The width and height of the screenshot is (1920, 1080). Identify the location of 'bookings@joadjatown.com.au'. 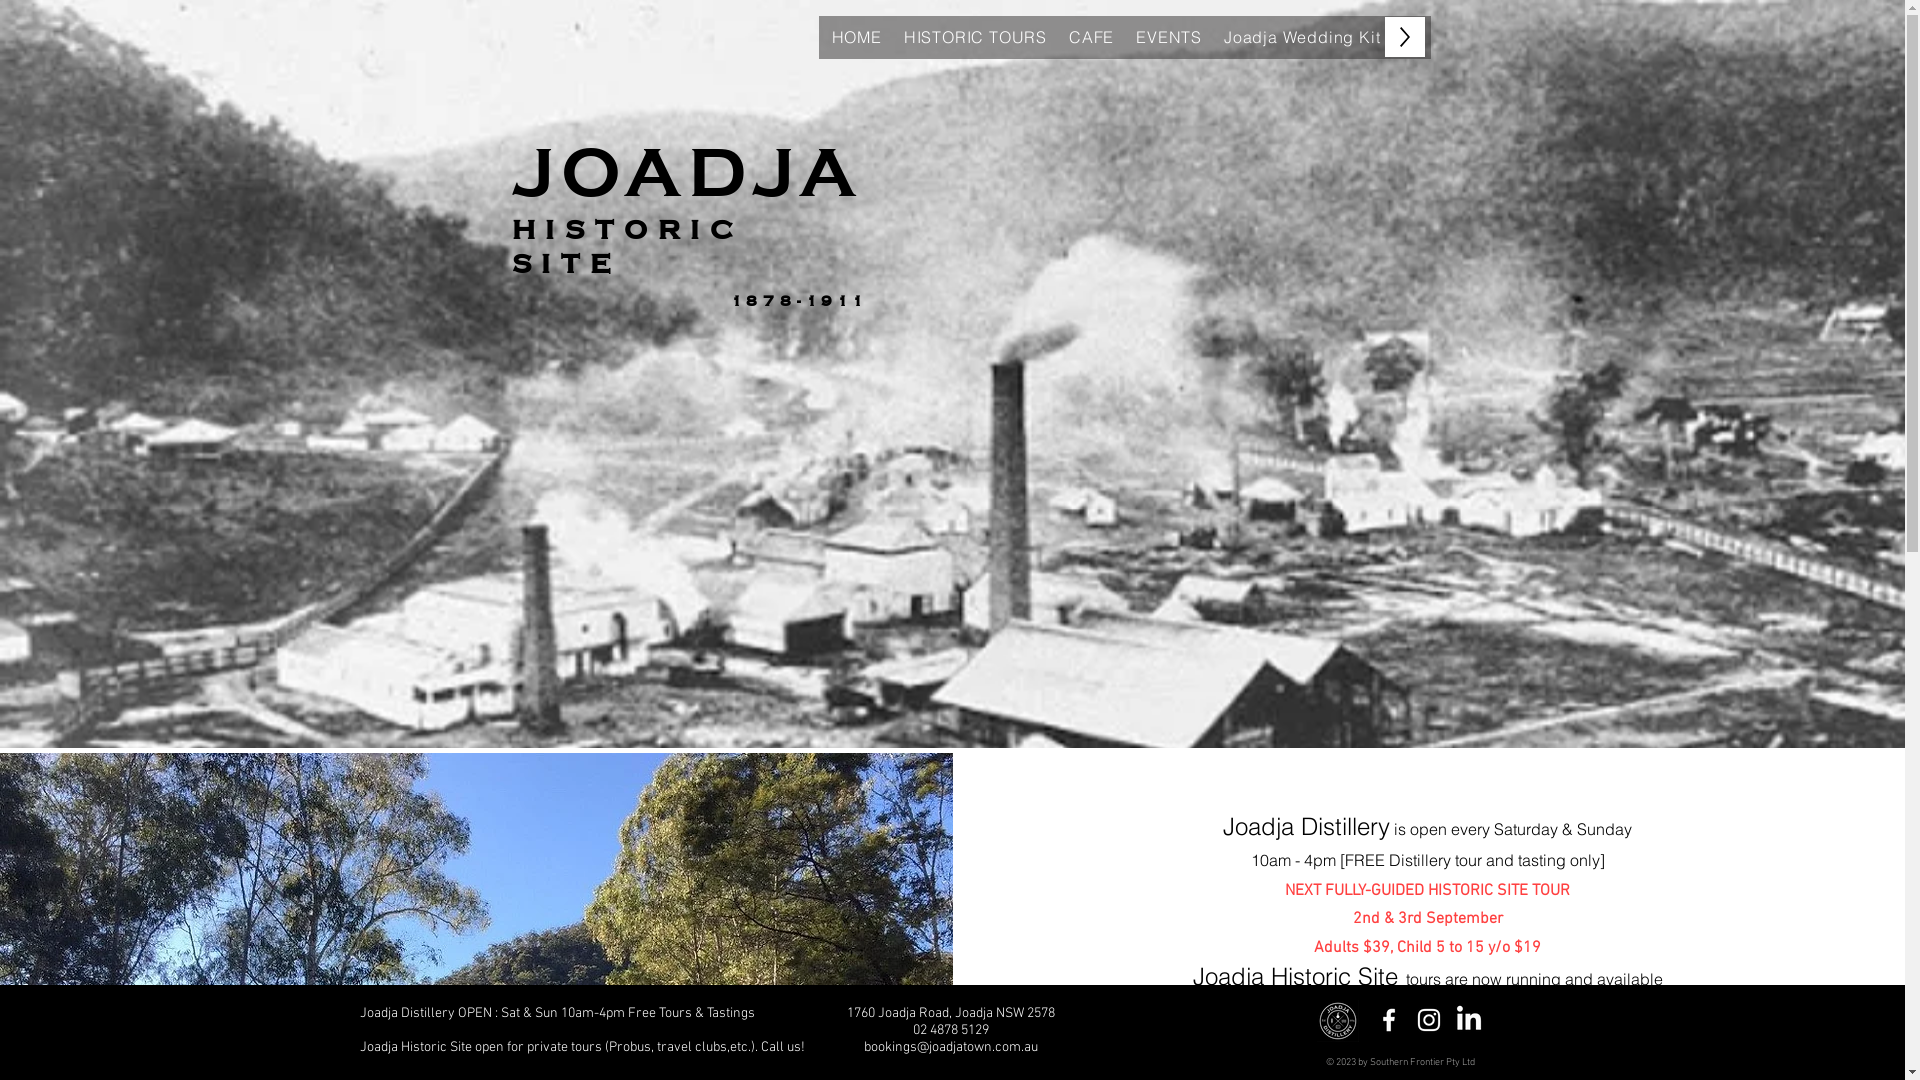
(949, 1046).